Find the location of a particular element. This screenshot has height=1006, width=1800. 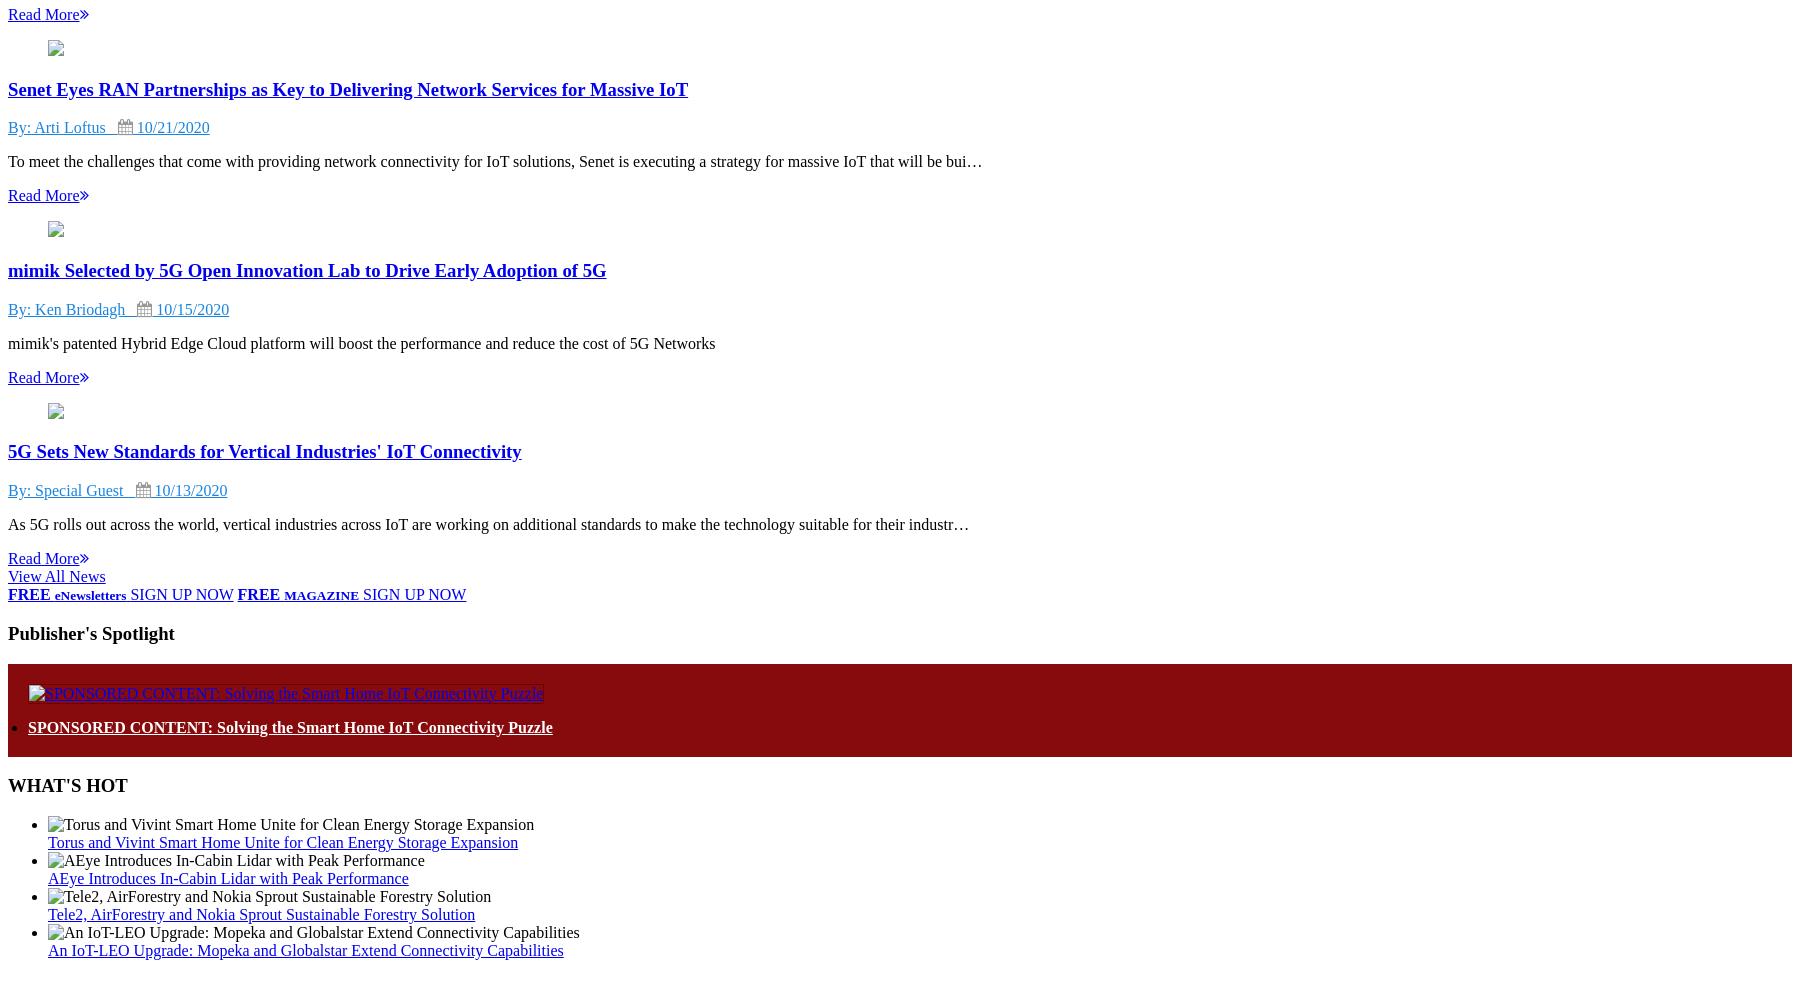

'AEye Introduces In-Cabin Lidar with Peak Performance' is located at coordinates (227, 877).